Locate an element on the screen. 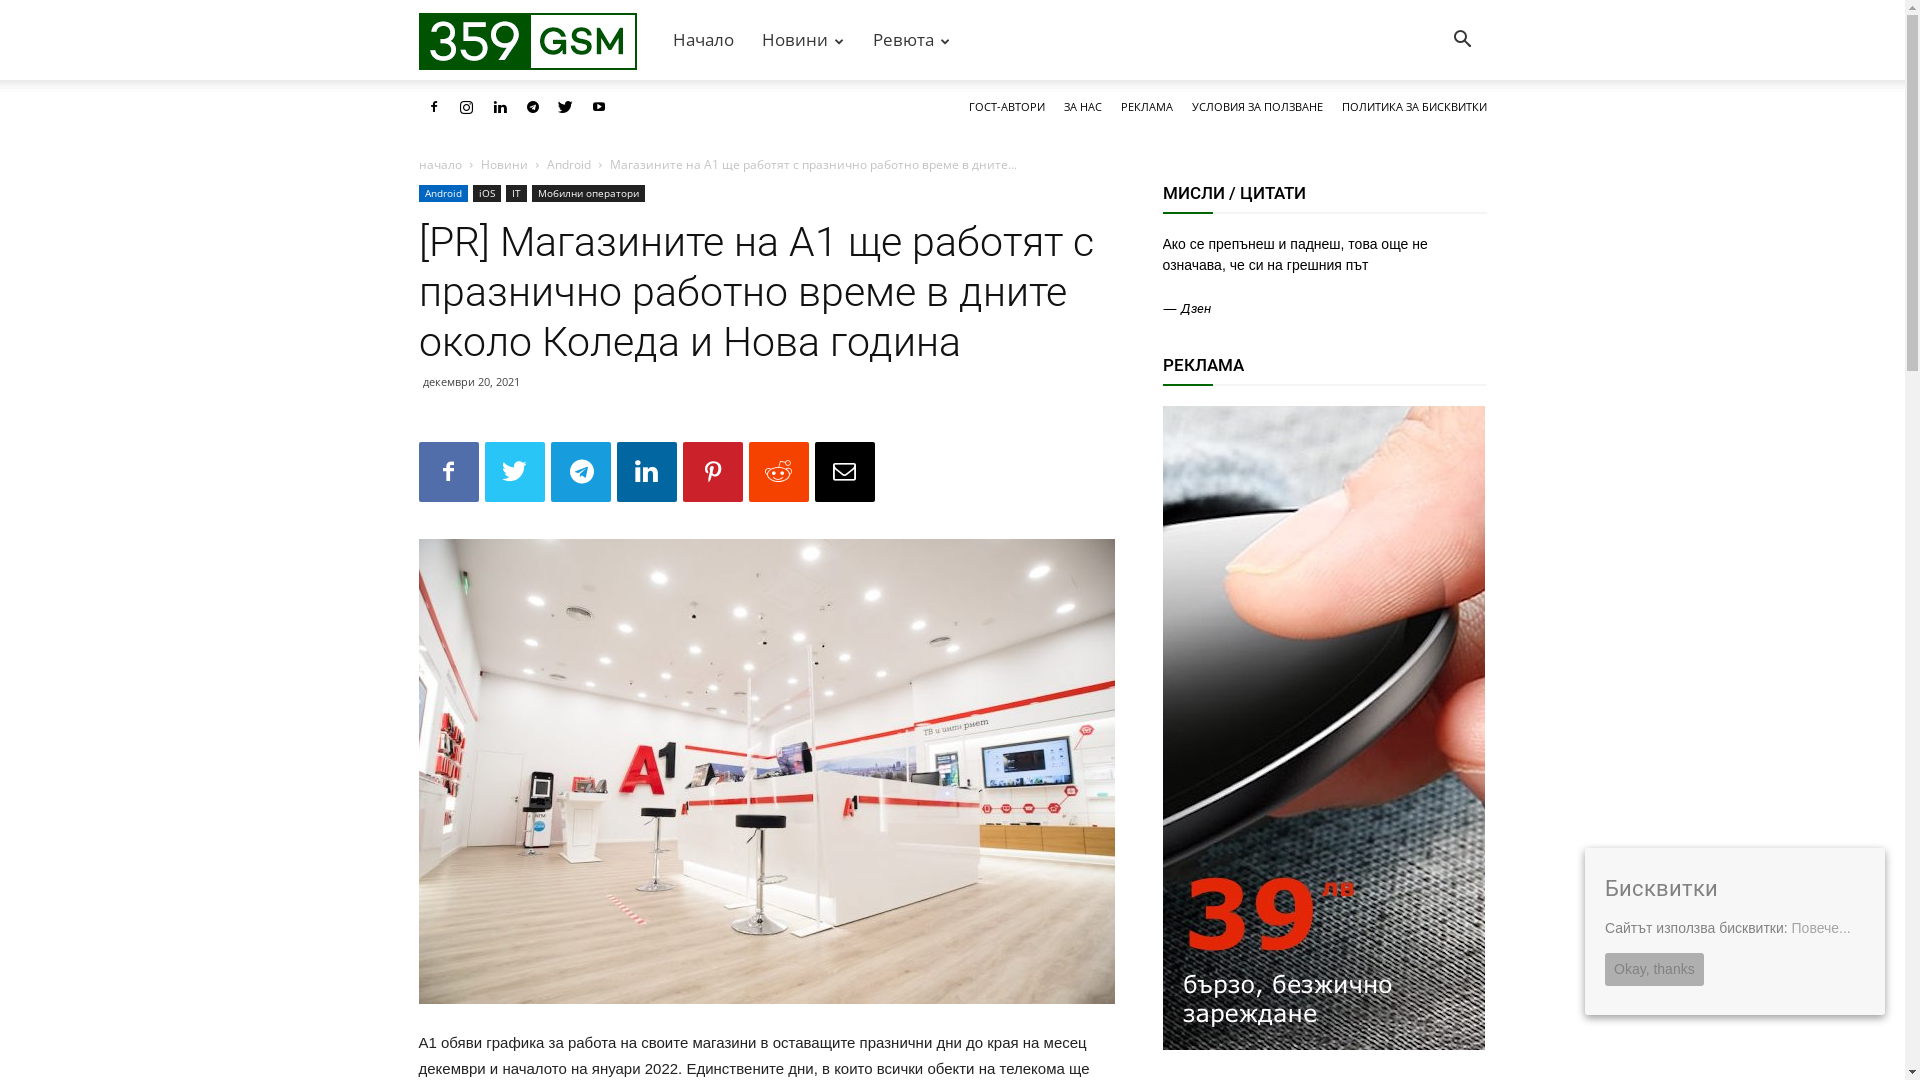  'Okay, thanks' is located at coordinates (1604, 968).